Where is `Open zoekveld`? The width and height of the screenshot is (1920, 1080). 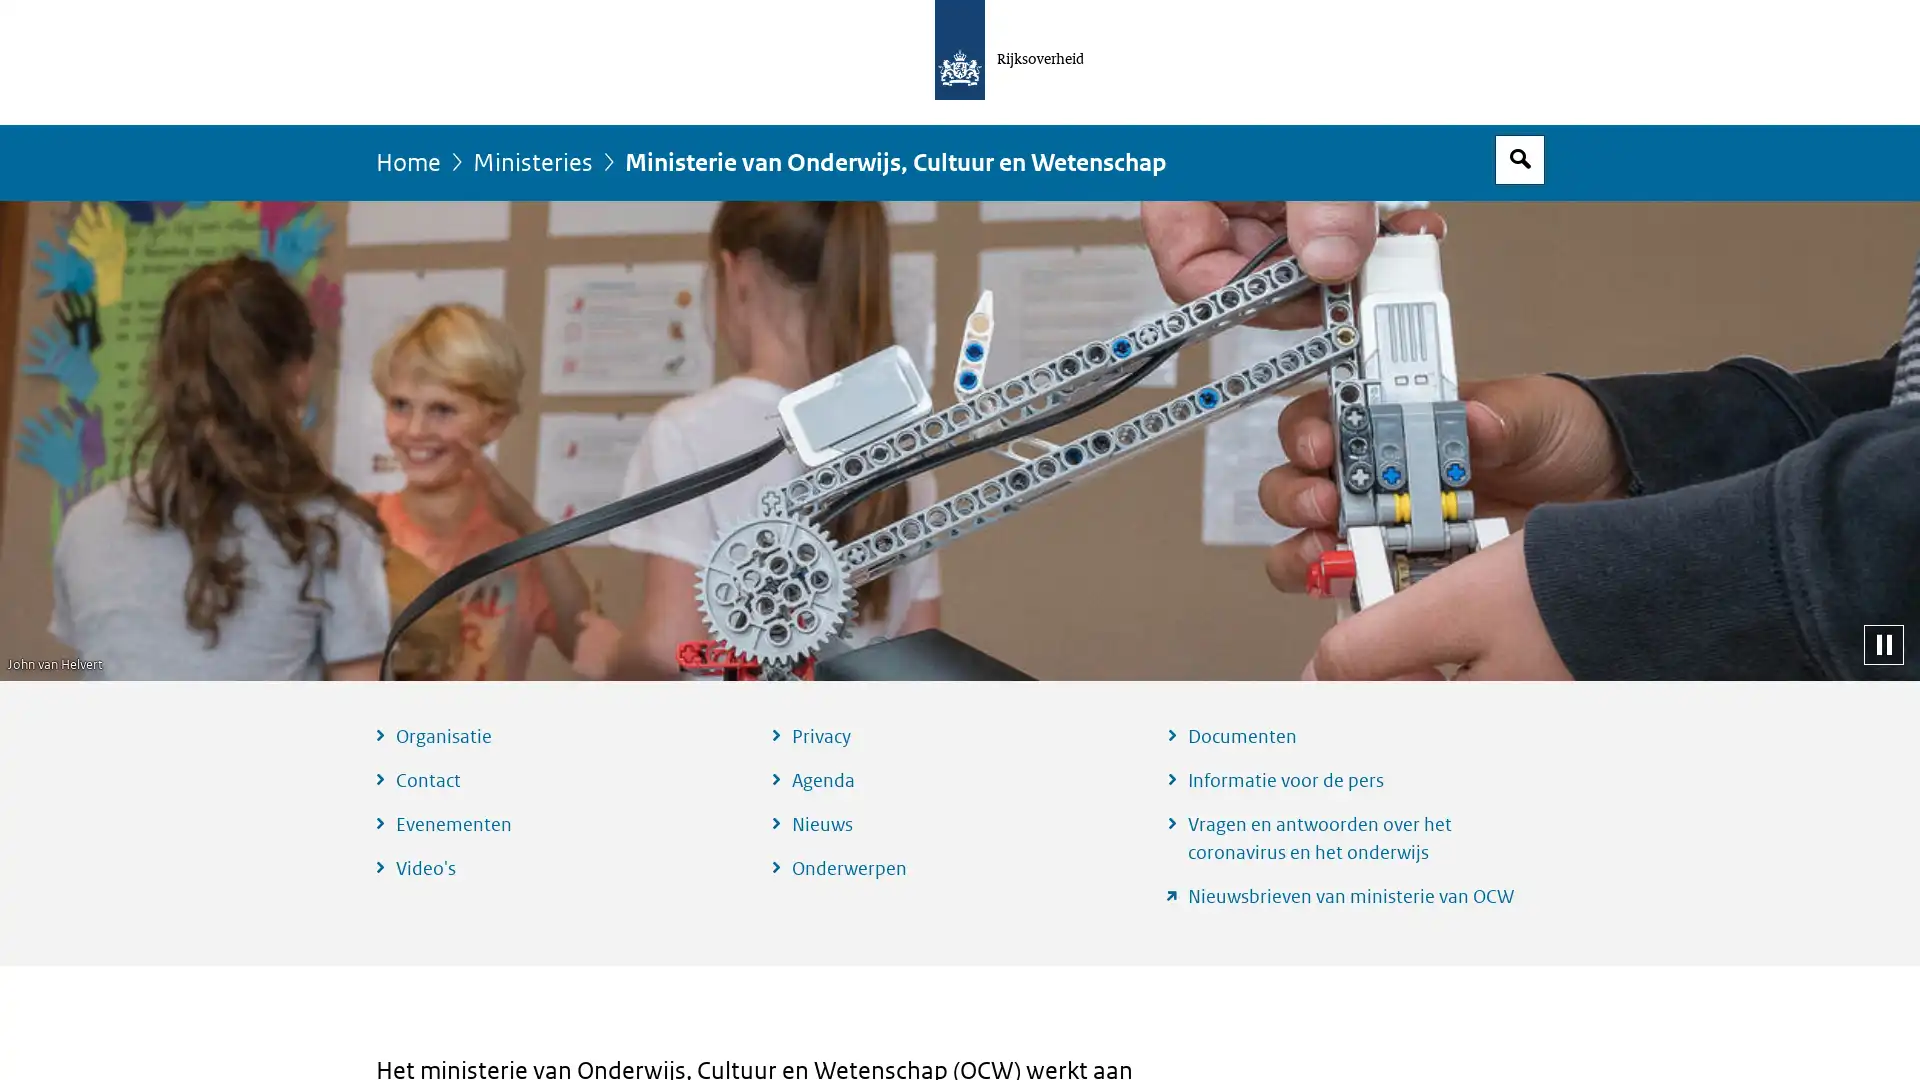 Open zoekveld is located at coordinates (1520, 158).